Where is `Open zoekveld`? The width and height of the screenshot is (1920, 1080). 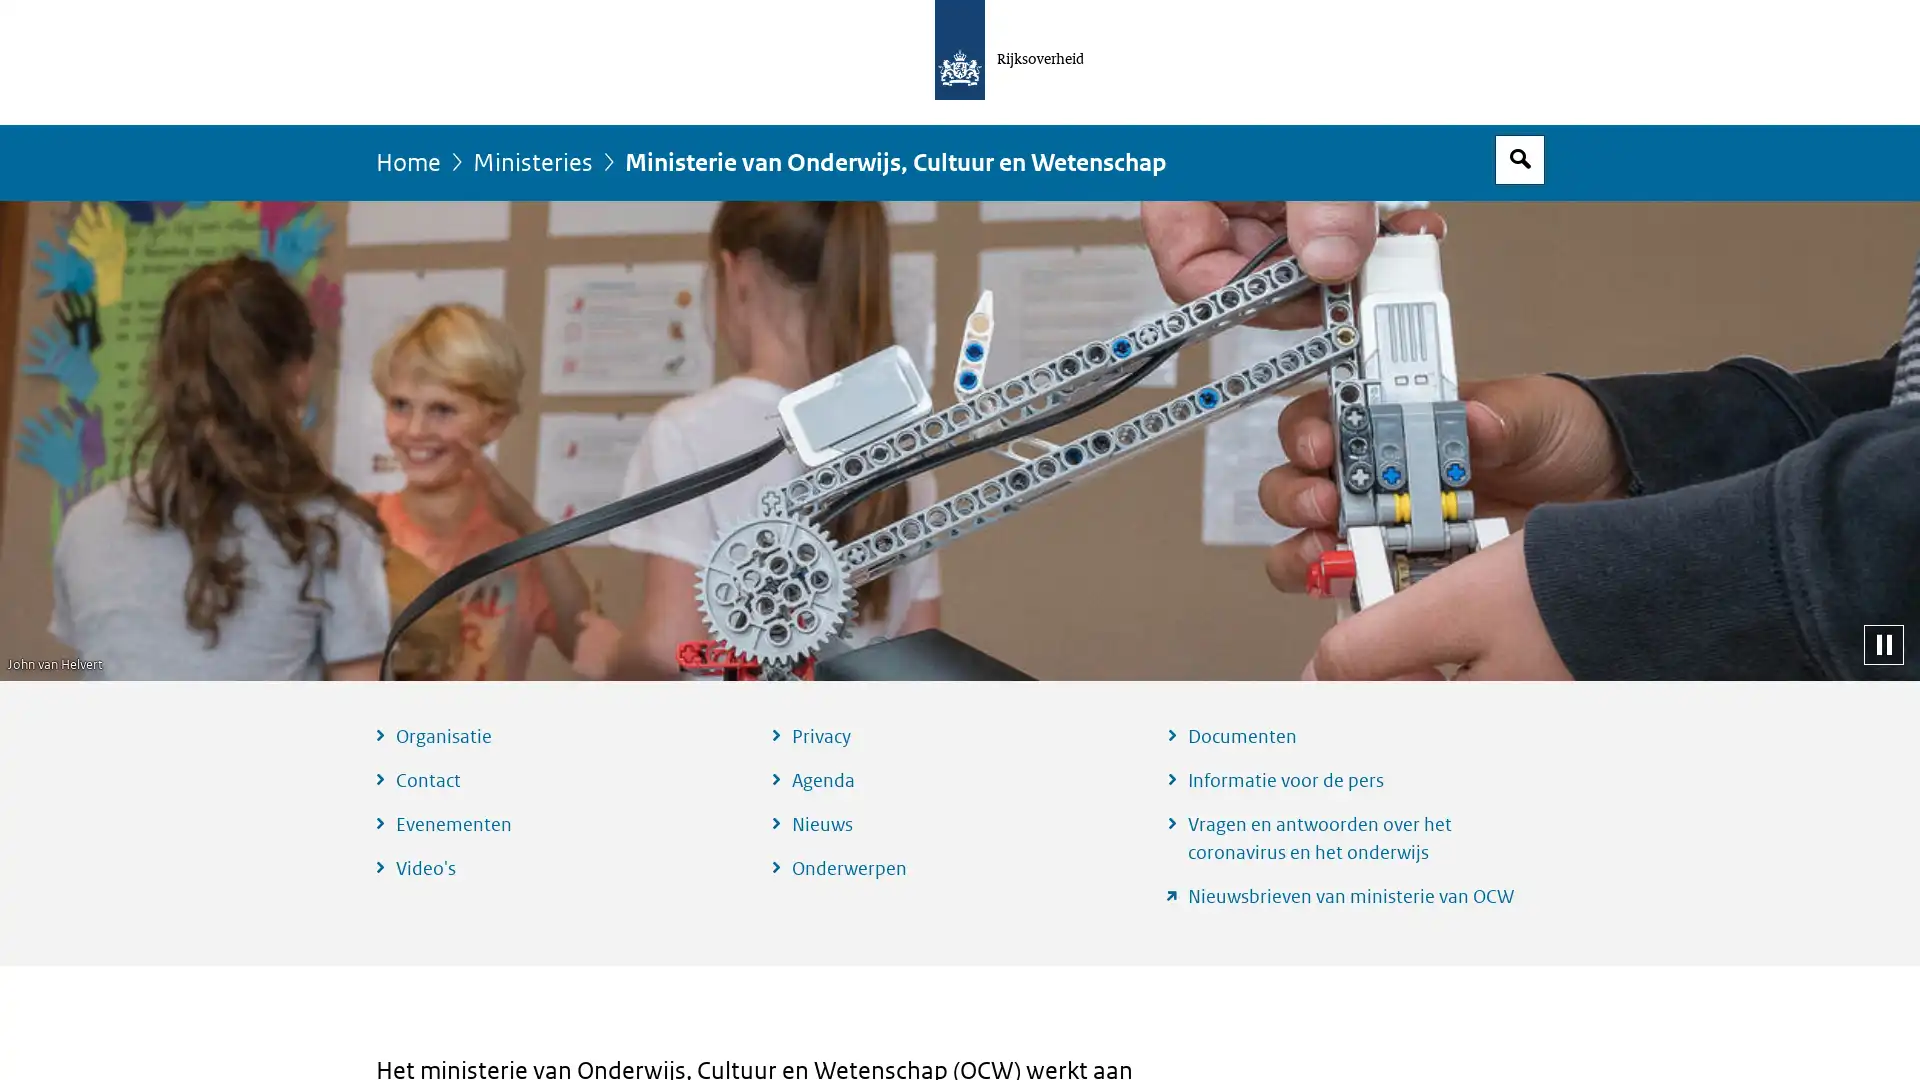 Open zoekveld is located at coordinates (1520, 158).